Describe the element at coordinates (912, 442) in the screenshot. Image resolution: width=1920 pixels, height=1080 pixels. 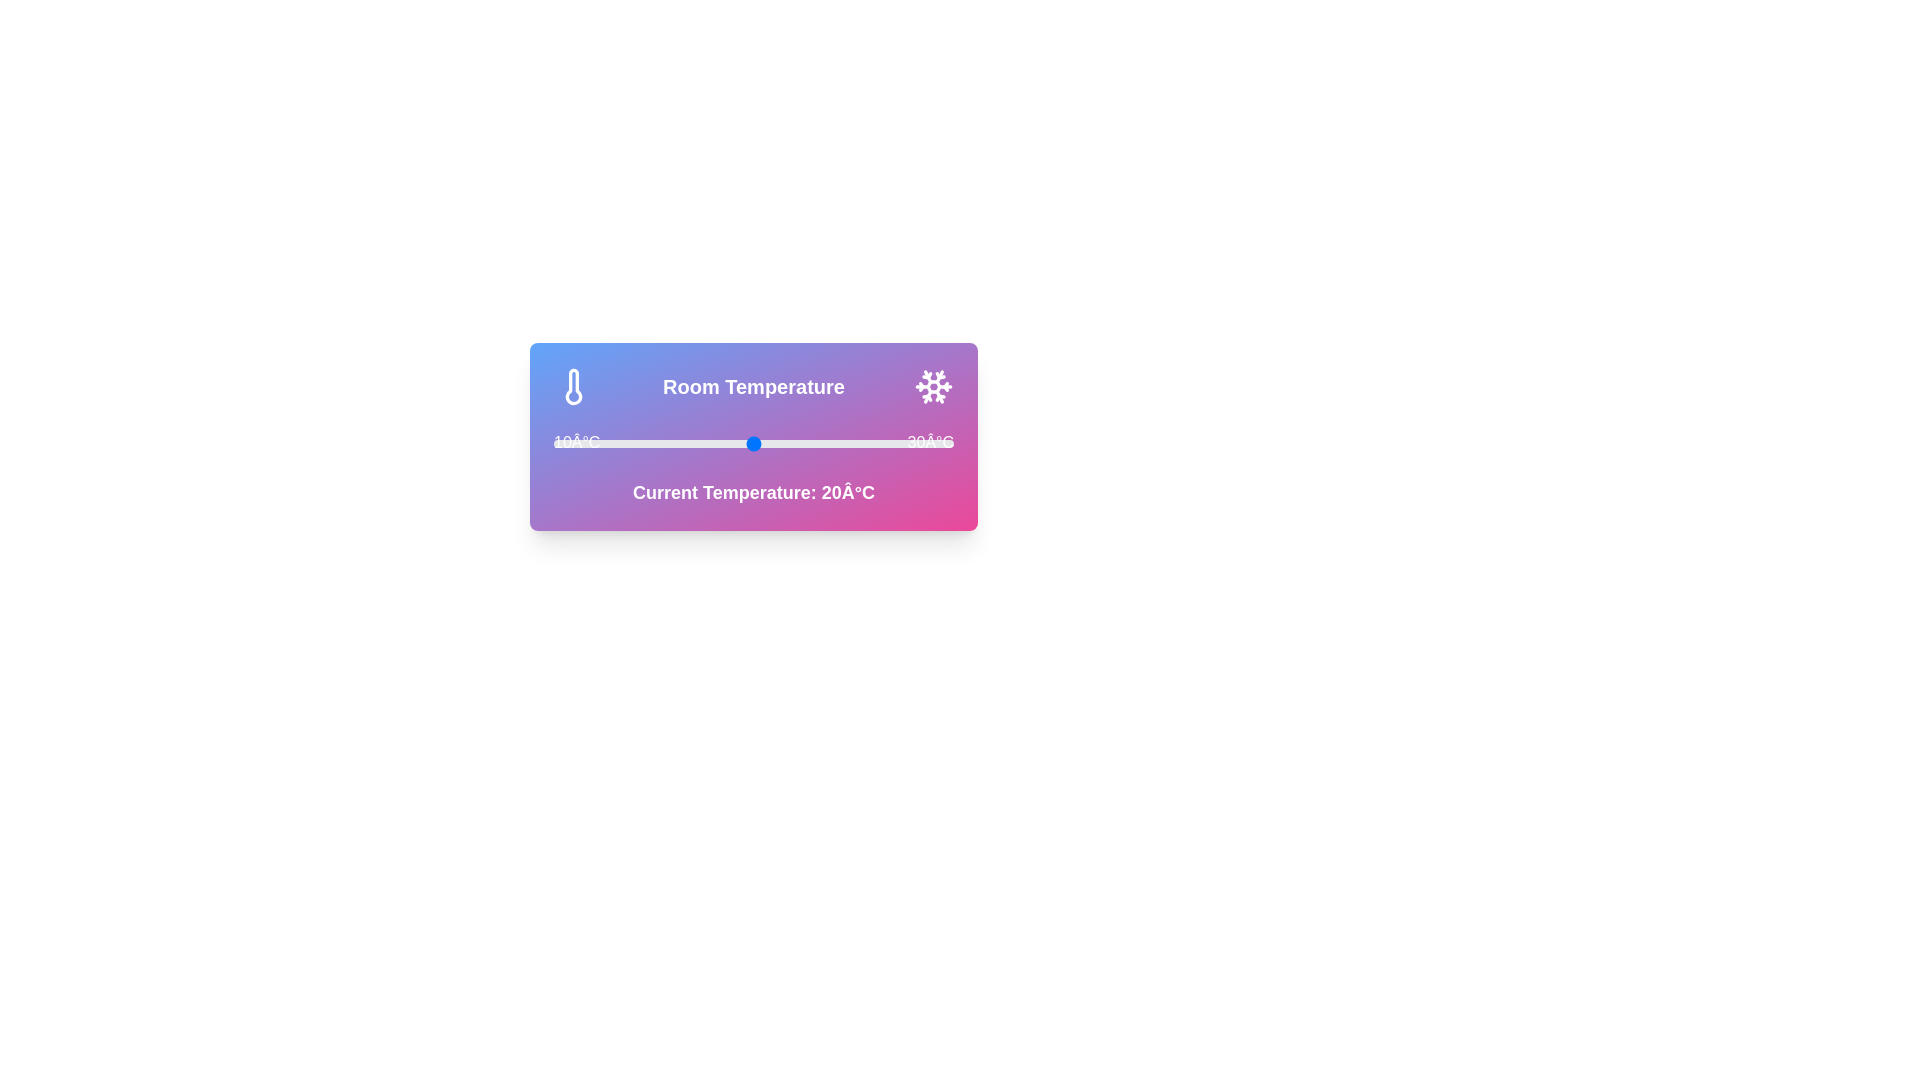
I see `the temperature slider to 28°C` at that location.